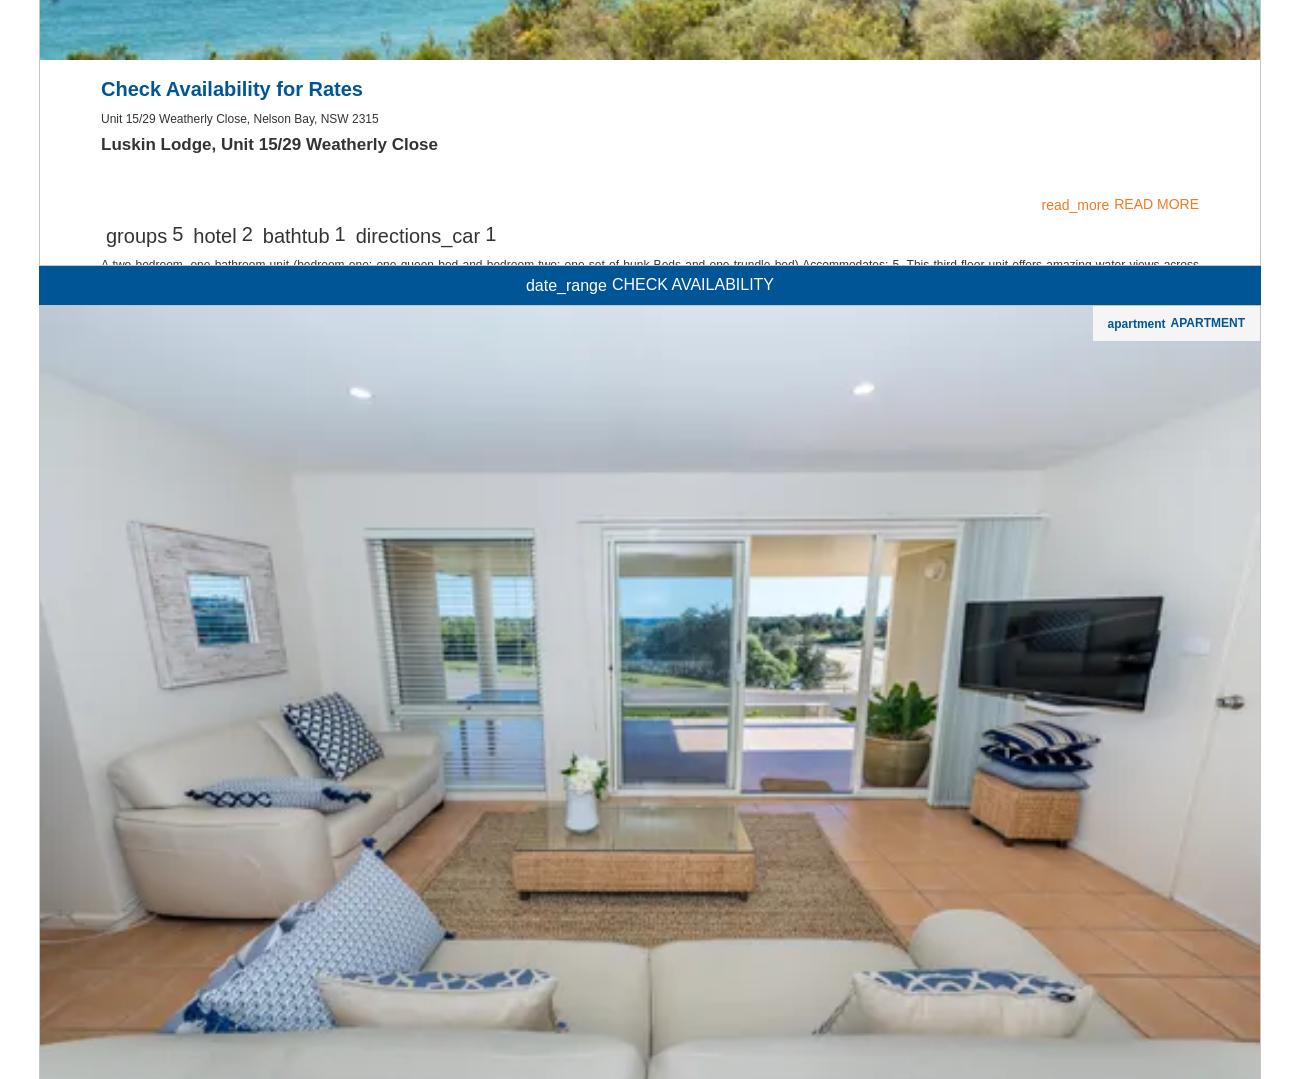 The width and height of the screenshot is (1300, 1079). Describe the element at coordinates (26, 598) in the screenshot. I see `'Sunday'` at that location.